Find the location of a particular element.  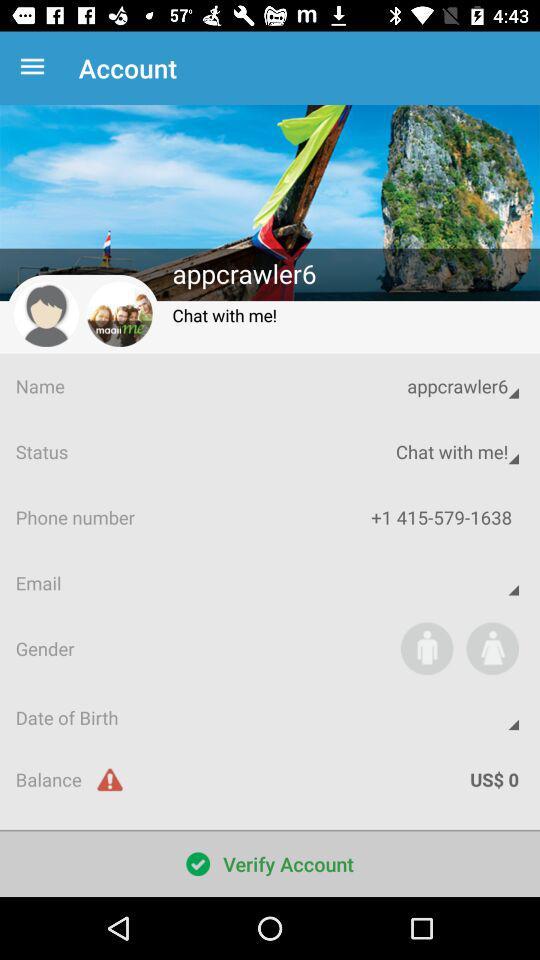

the verify account icon is located at coordinates (270, 863).